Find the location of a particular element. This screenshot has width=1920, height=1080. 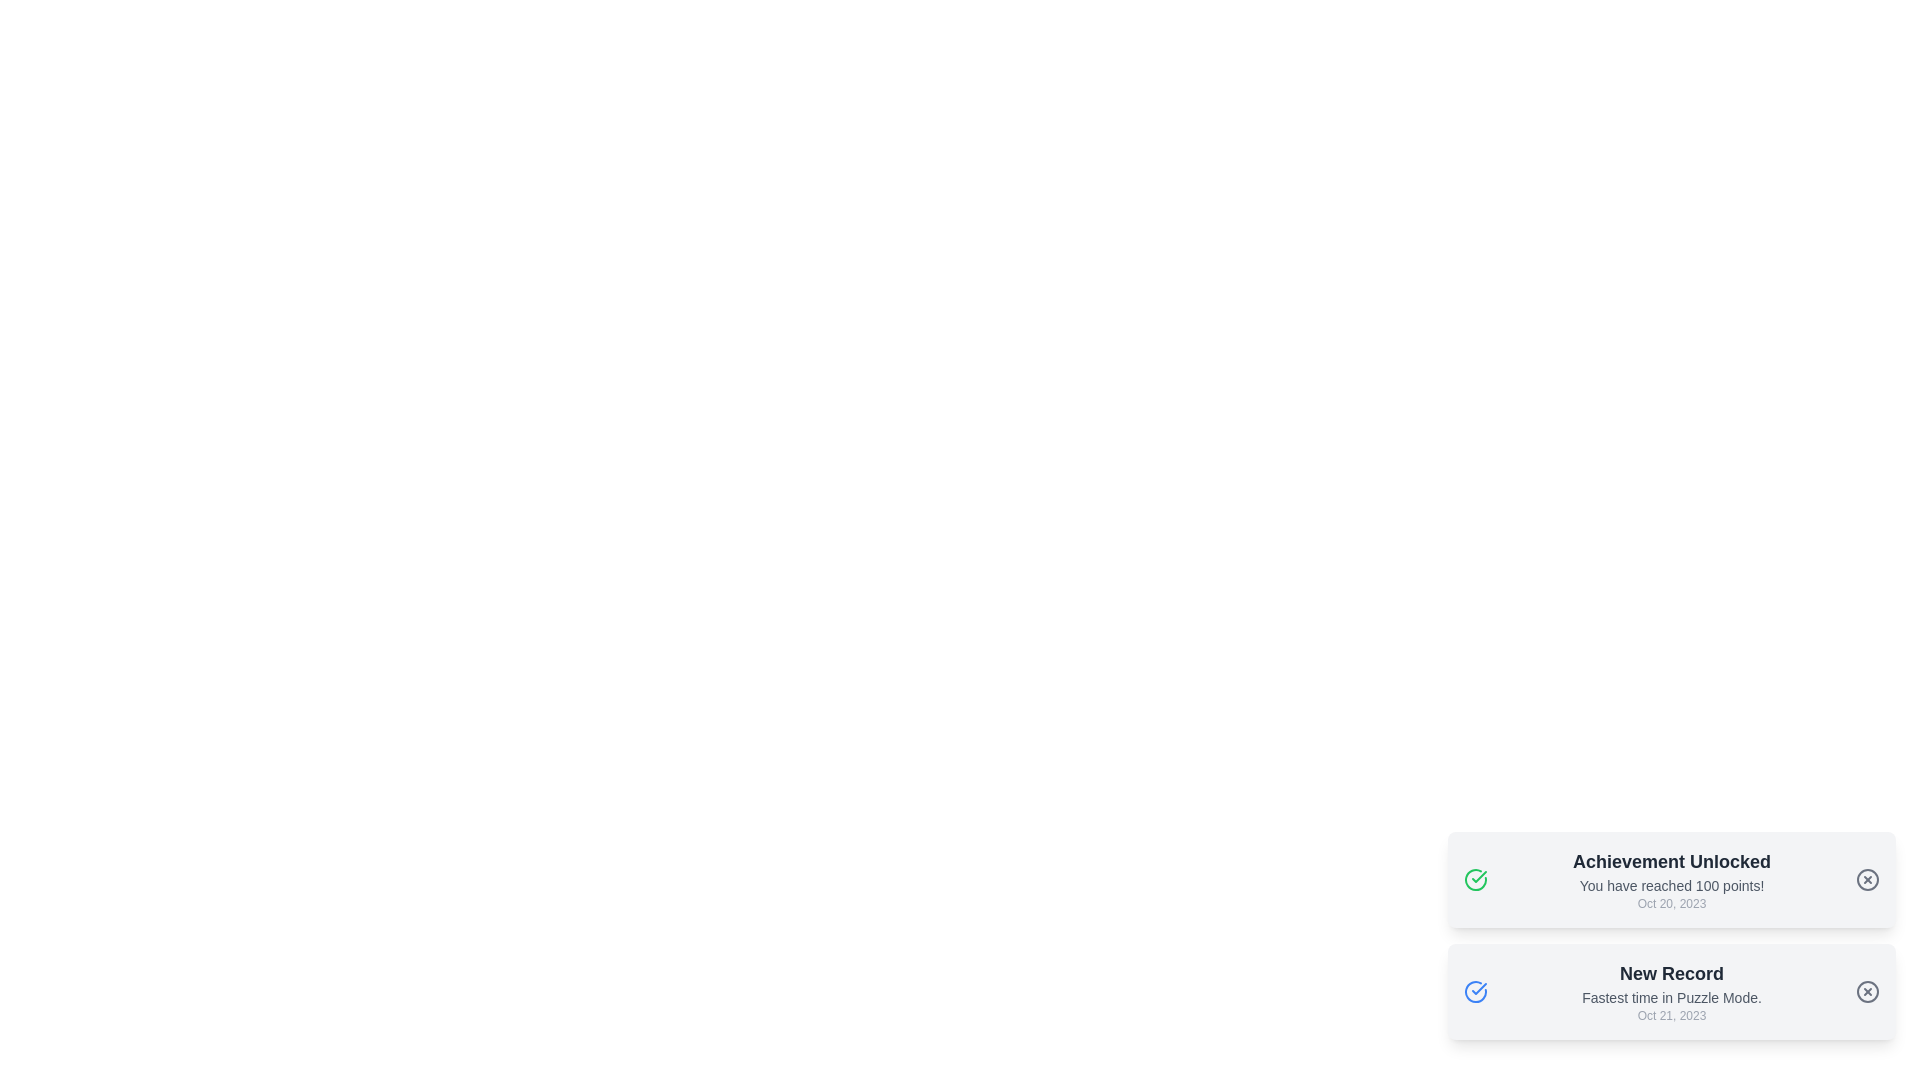

Text label that serves as a heading, positioned at the top of the card above the text 'You have reached 100 points!' and the date 'Oct 20, 2023' is located at coordinates (1671, 860).